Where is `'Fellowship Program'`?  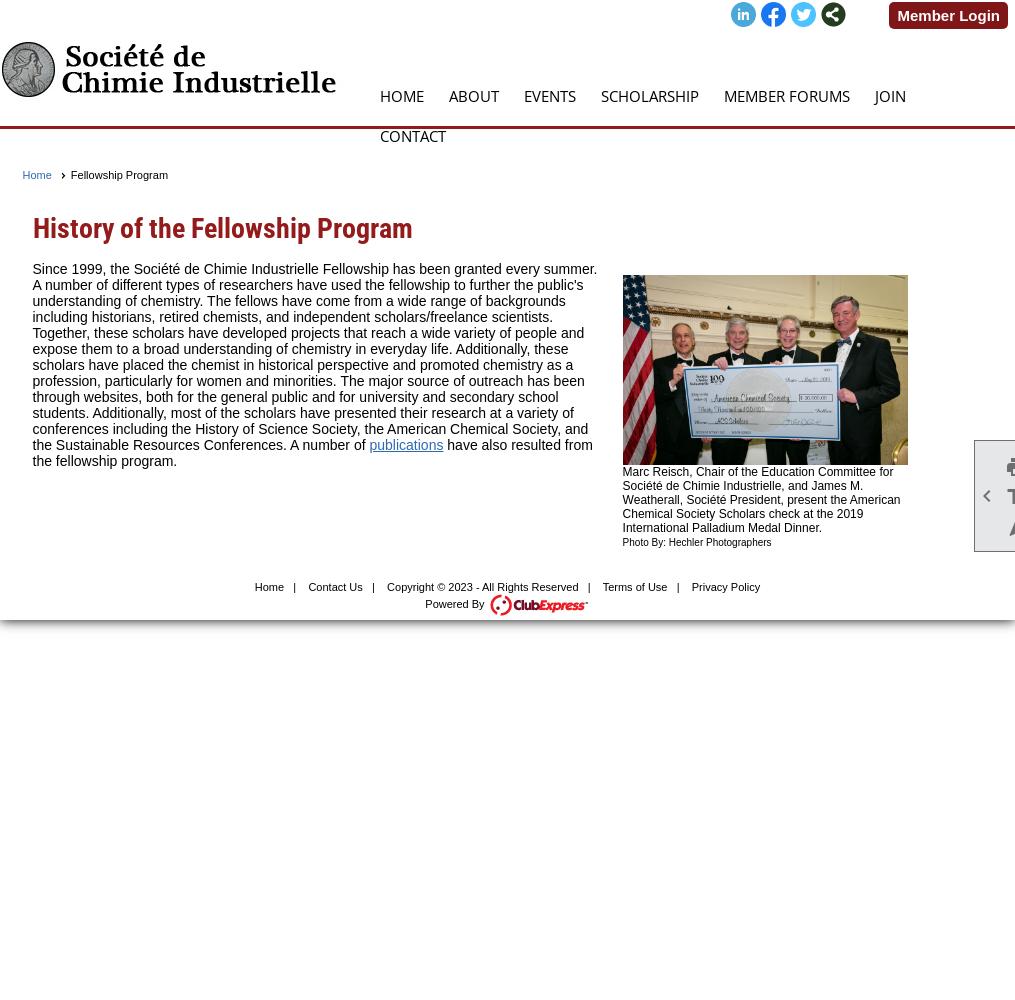
'Fellowship Program' is located at coordinates (118, 175).